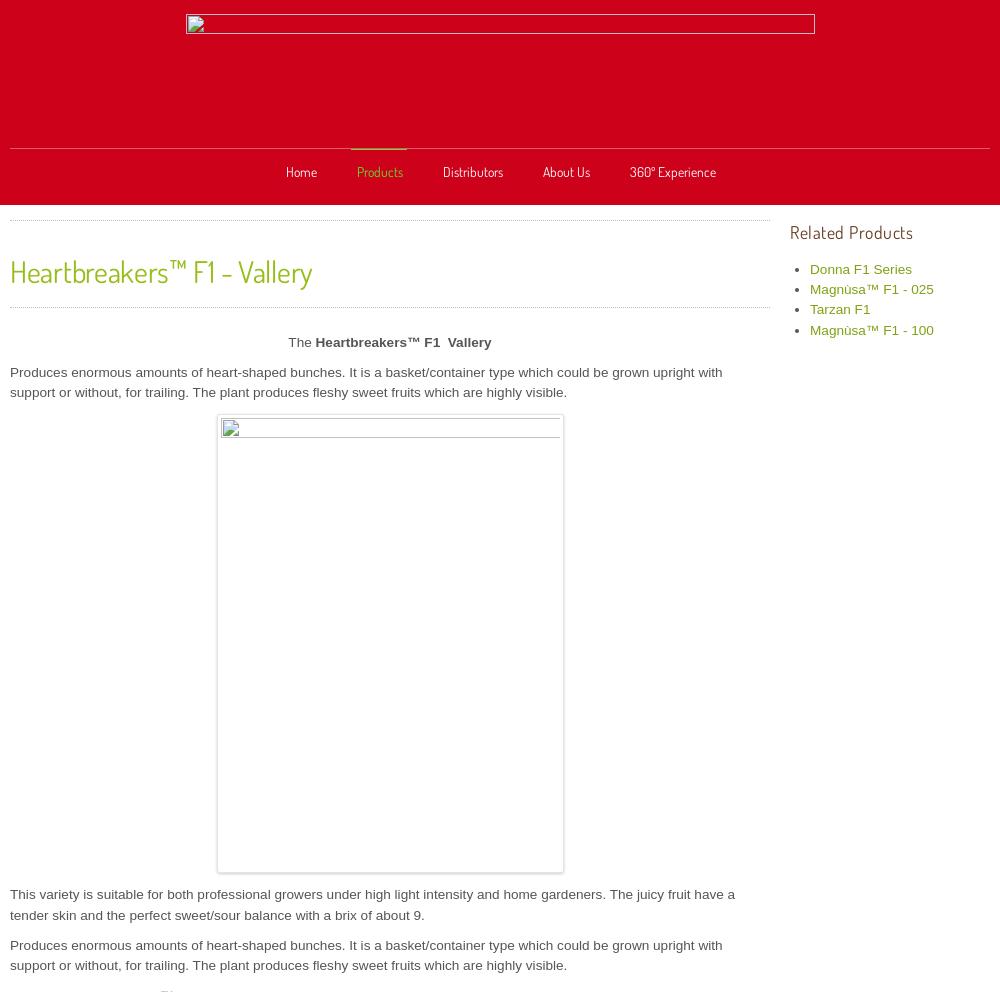 The height and width of the screenshot is (992, 1000). Describe the element at coordinates (565, 170) in the screenshot. I see `'About Us'` at that location.